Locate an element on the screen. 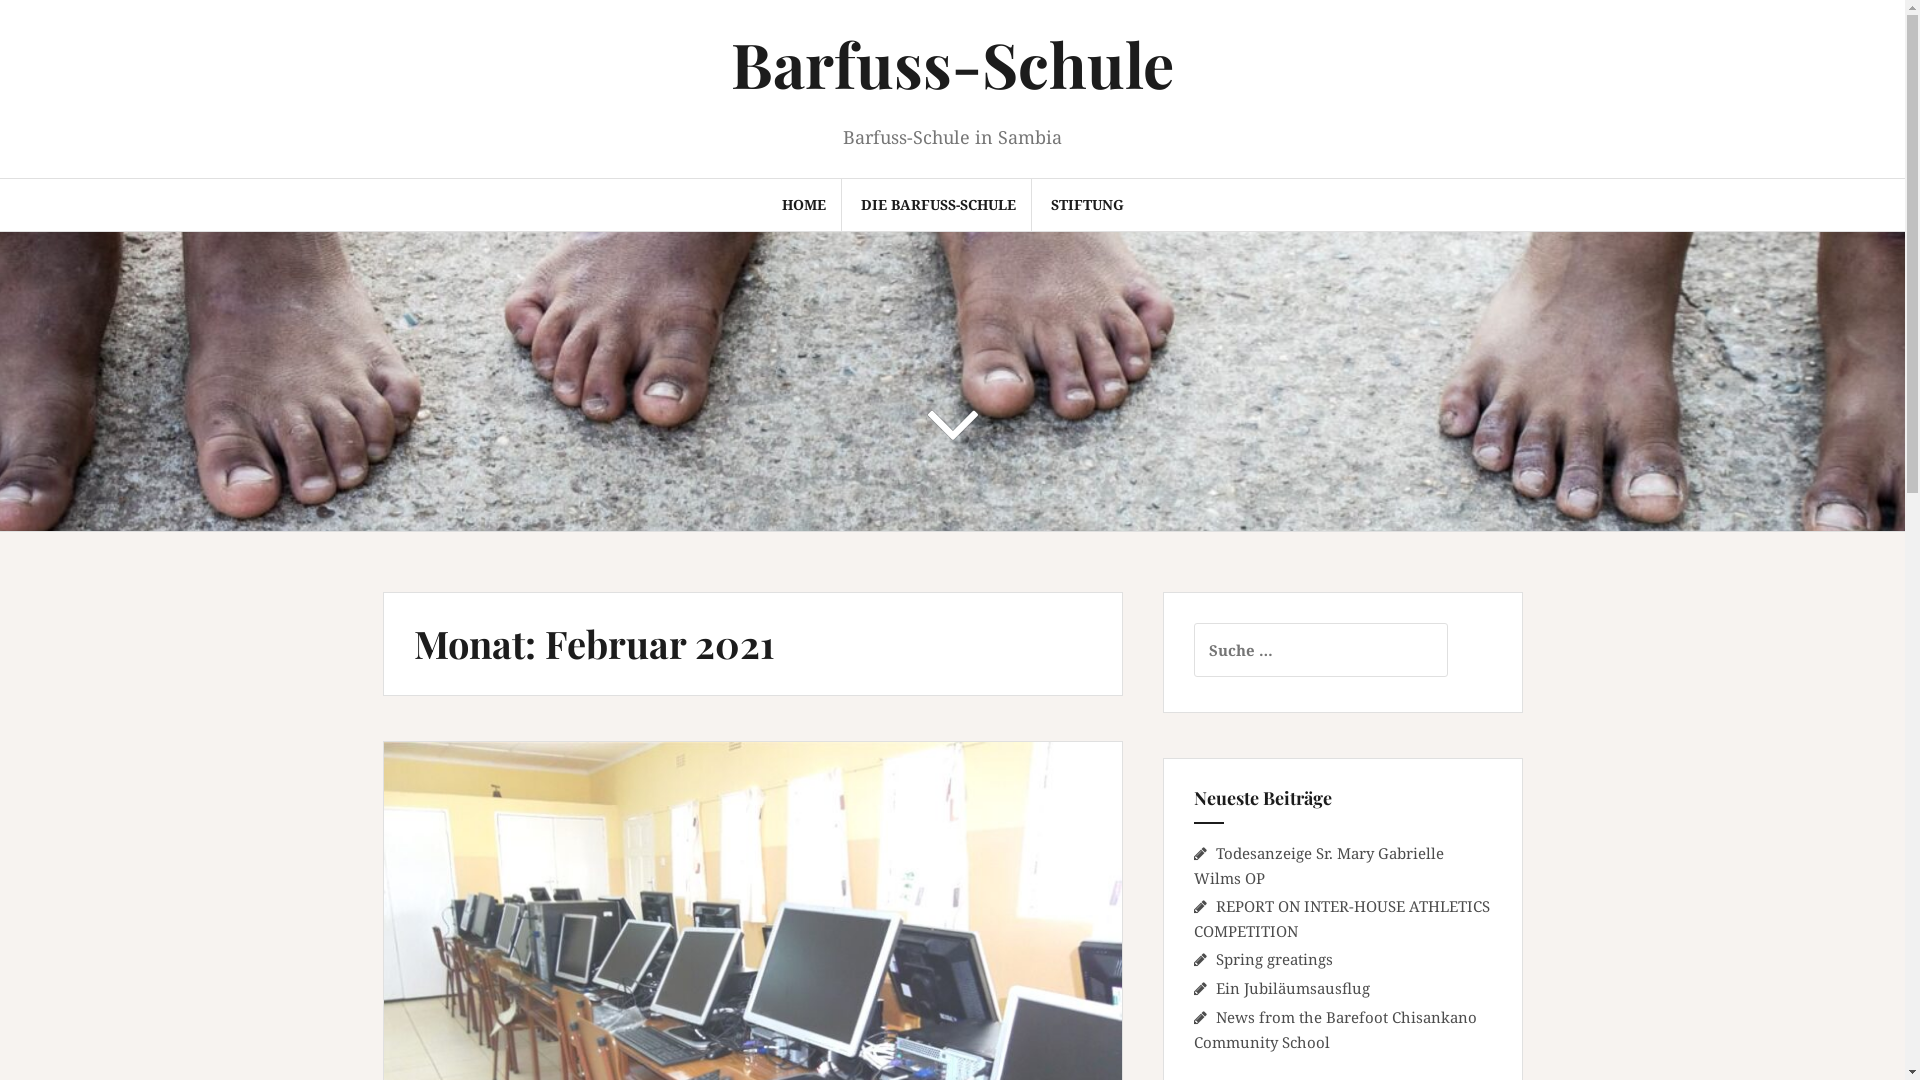  'Todesanzeige Sr. Mary Gabrielle Wilms OP' is located at coordinates (1319, 864).